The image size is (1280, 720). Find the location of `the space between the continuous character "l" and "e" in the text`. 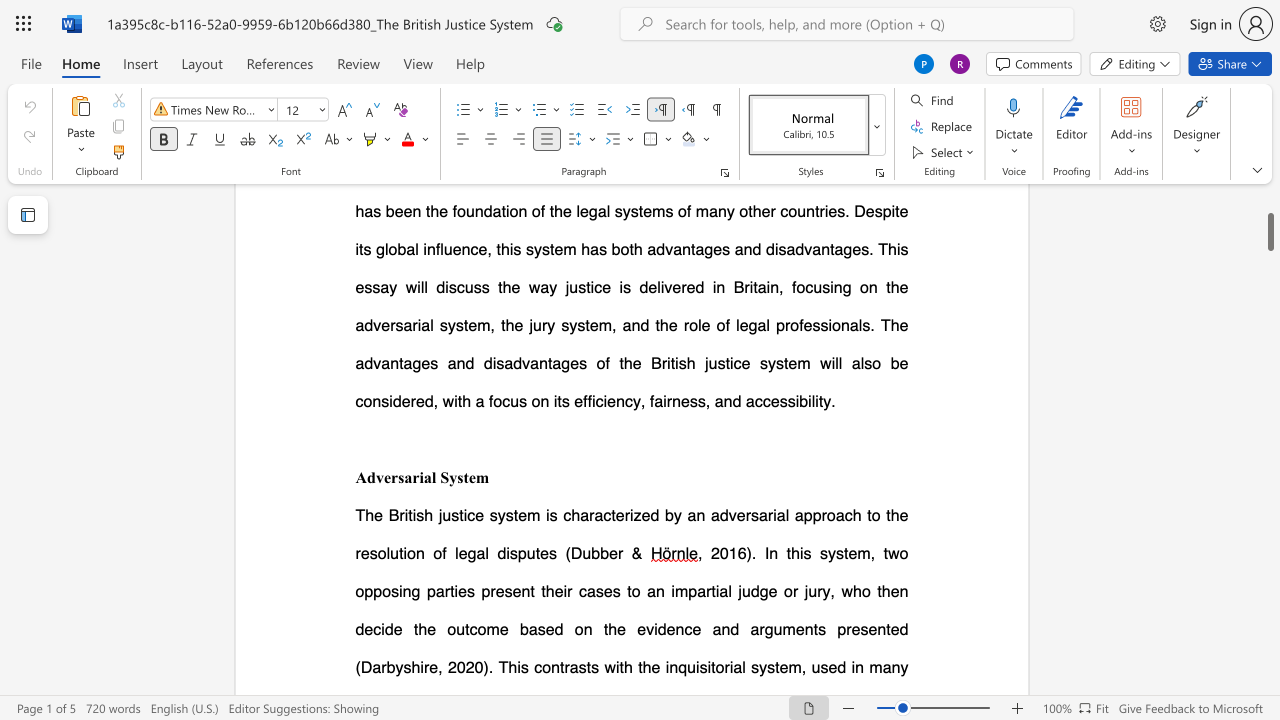

the space between the continuous character "l" and "e" in the text is located at coordinates (459, 553).